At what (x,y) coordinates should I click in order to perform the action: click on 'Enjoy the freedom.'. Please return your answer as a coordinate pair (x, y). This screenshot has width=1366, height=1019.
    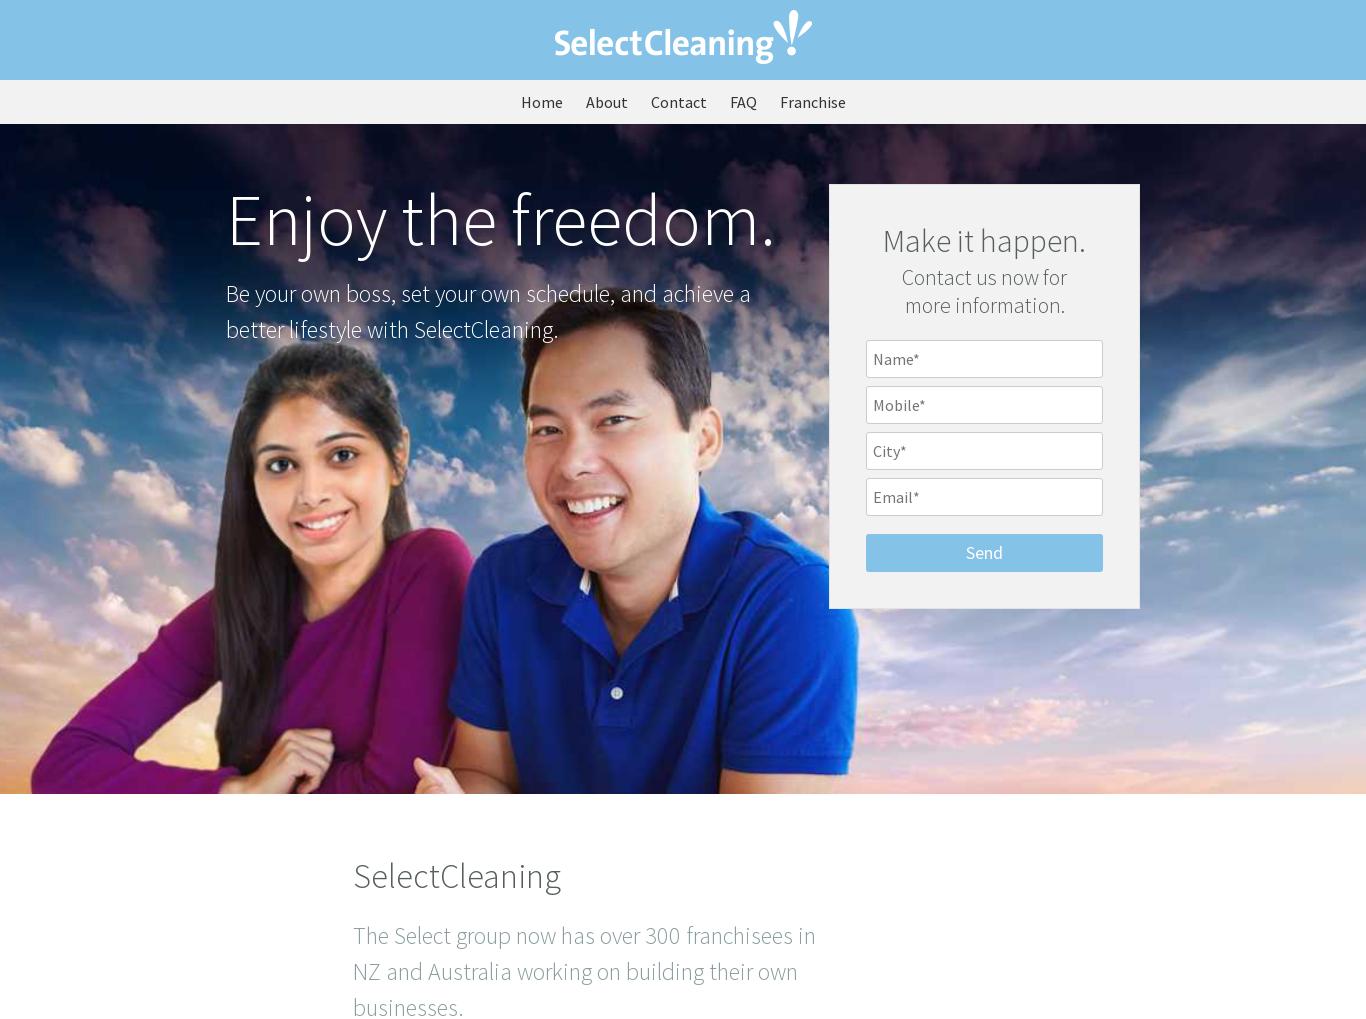
    Looking at the image, I should click on (499, 218).